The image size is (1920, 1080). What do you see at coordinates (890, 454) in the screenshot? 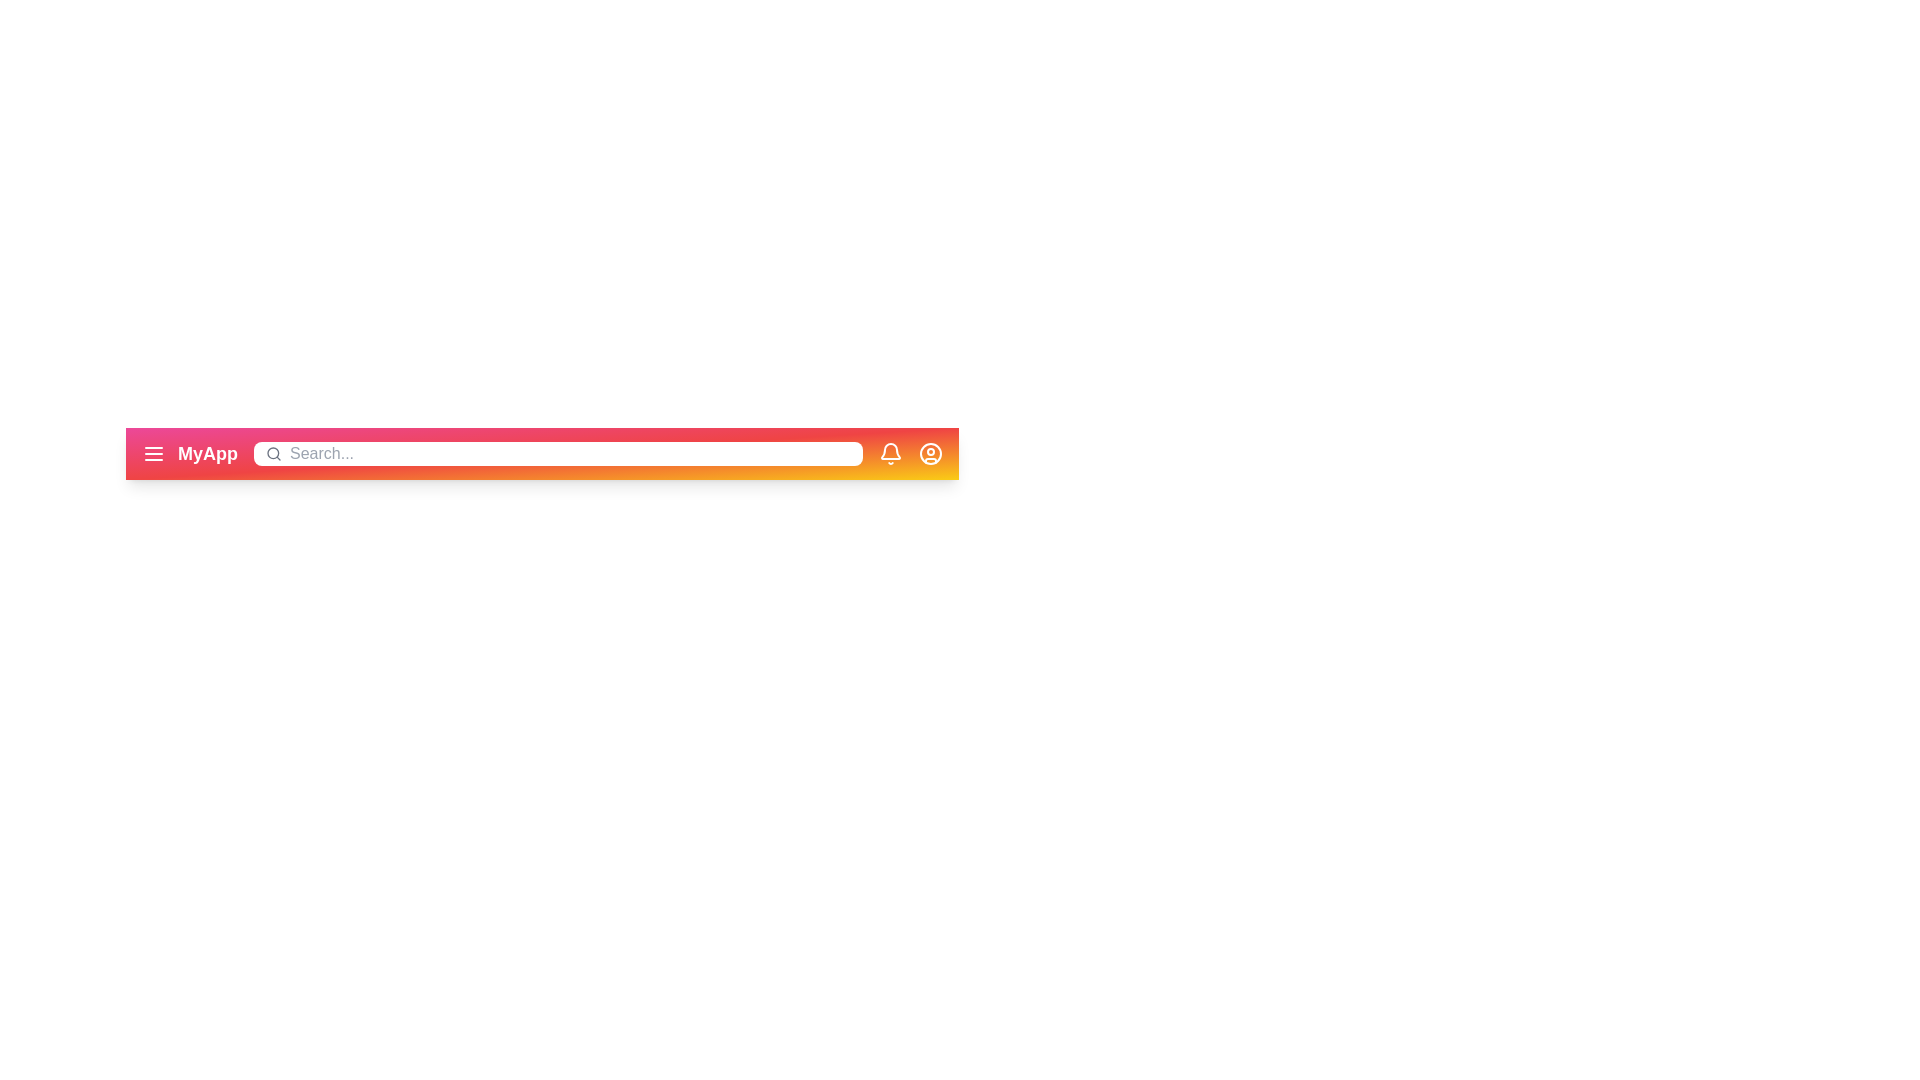
I see `the bell icon to trigger its associated functionality` at bounding box center [890, 454].